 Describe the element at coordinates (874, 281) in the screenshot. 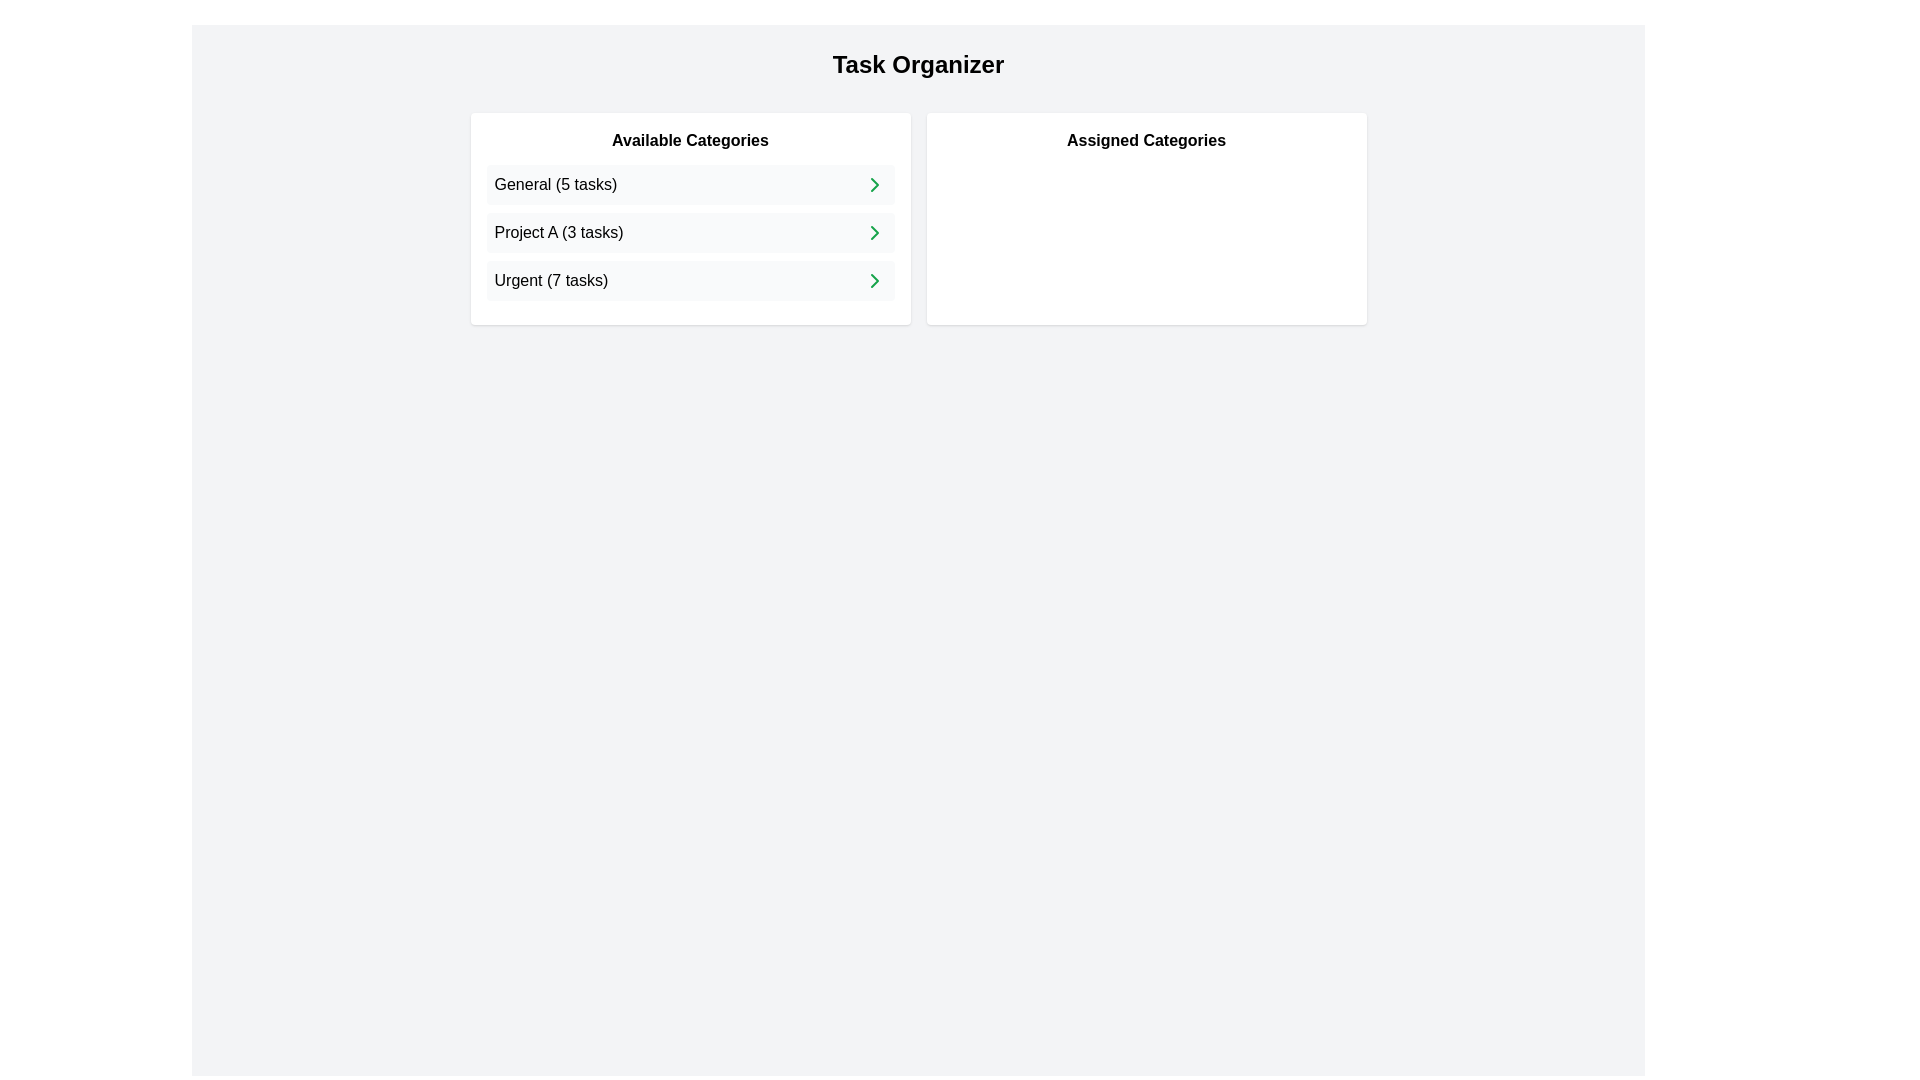

I see `right arrow next to the category Urgent (7 tasks) in the 'Available Categories' list to assign it to the 'Assigned Categories' list` at that location.